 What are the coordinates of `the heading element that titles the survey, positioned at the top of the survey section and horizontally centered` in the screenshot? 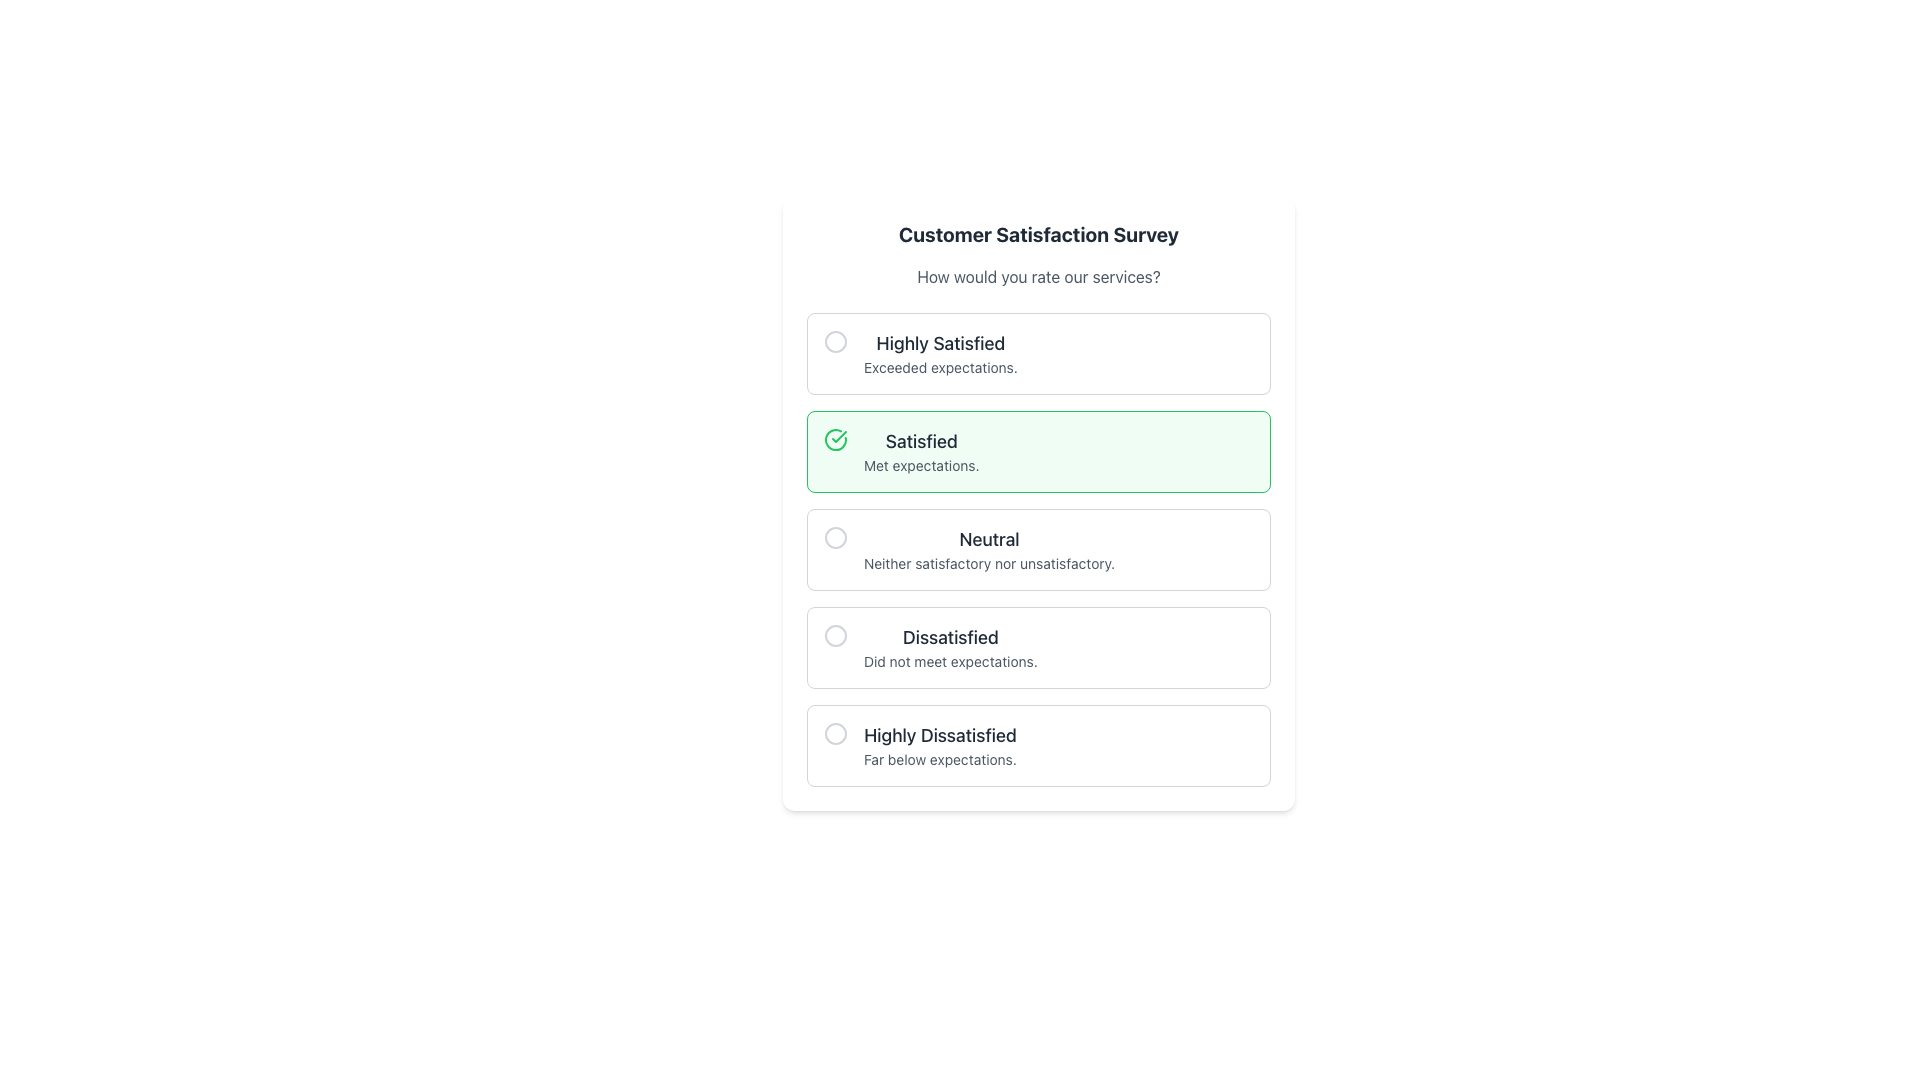 It's located at (1038, 234).